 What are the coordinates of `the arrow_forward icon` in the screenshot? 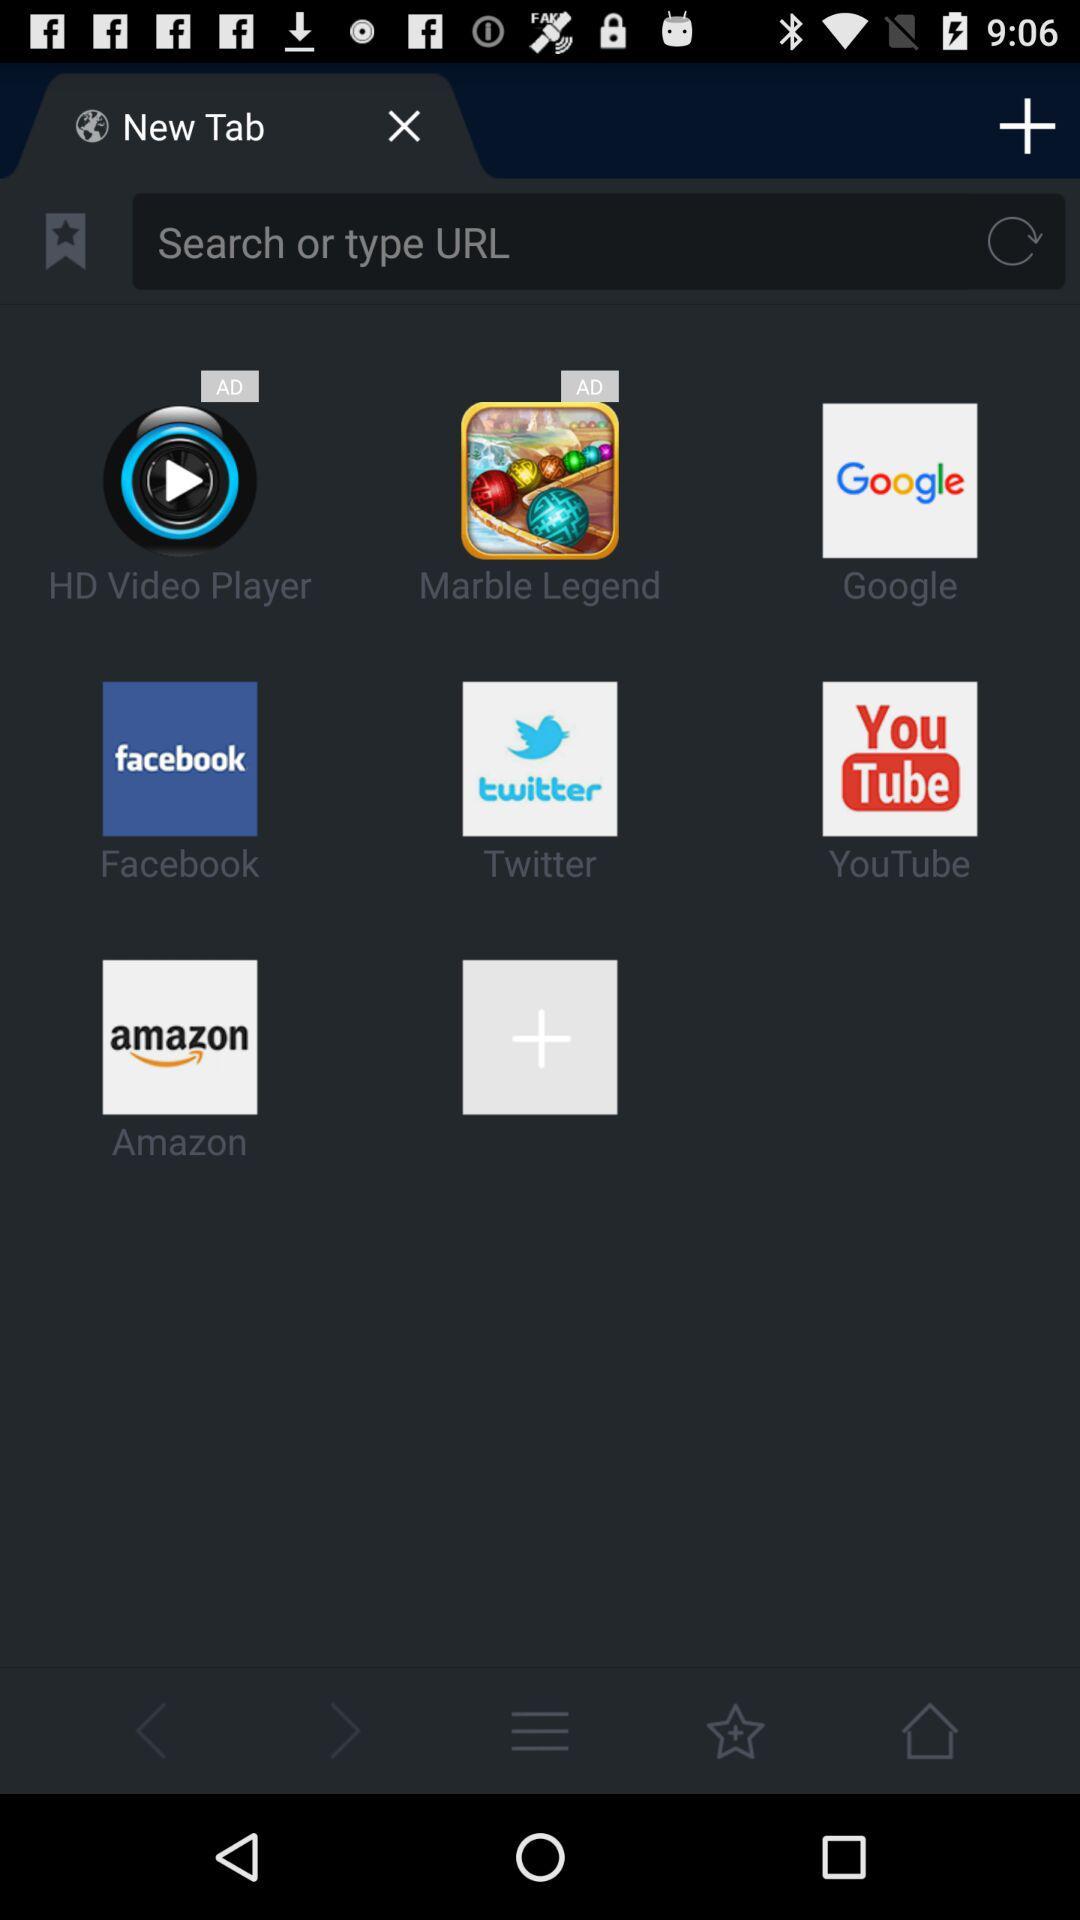 It's located at (343, 1851).